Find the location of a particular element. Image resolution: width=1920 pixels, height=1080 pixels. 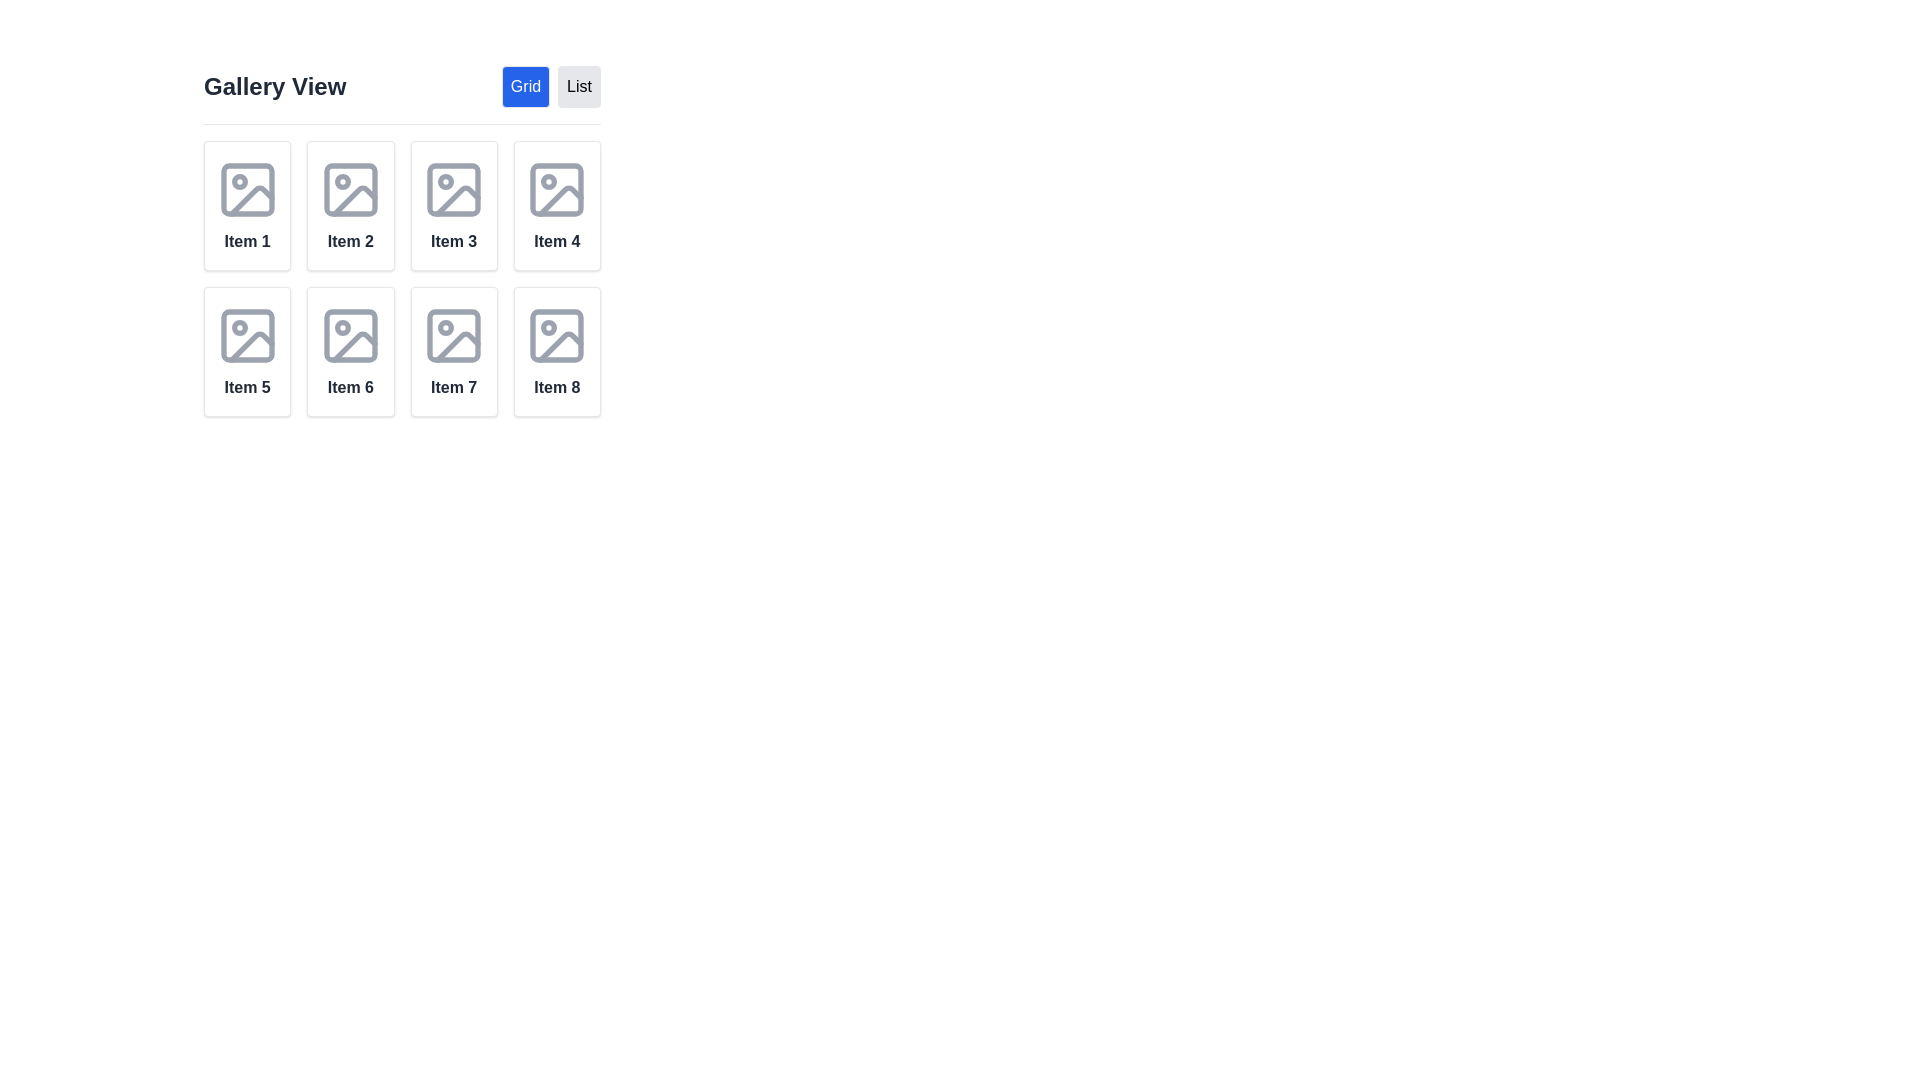

the image icon with a rounded rectangle frame and a diagonal line is located at coordinates (246, 189).